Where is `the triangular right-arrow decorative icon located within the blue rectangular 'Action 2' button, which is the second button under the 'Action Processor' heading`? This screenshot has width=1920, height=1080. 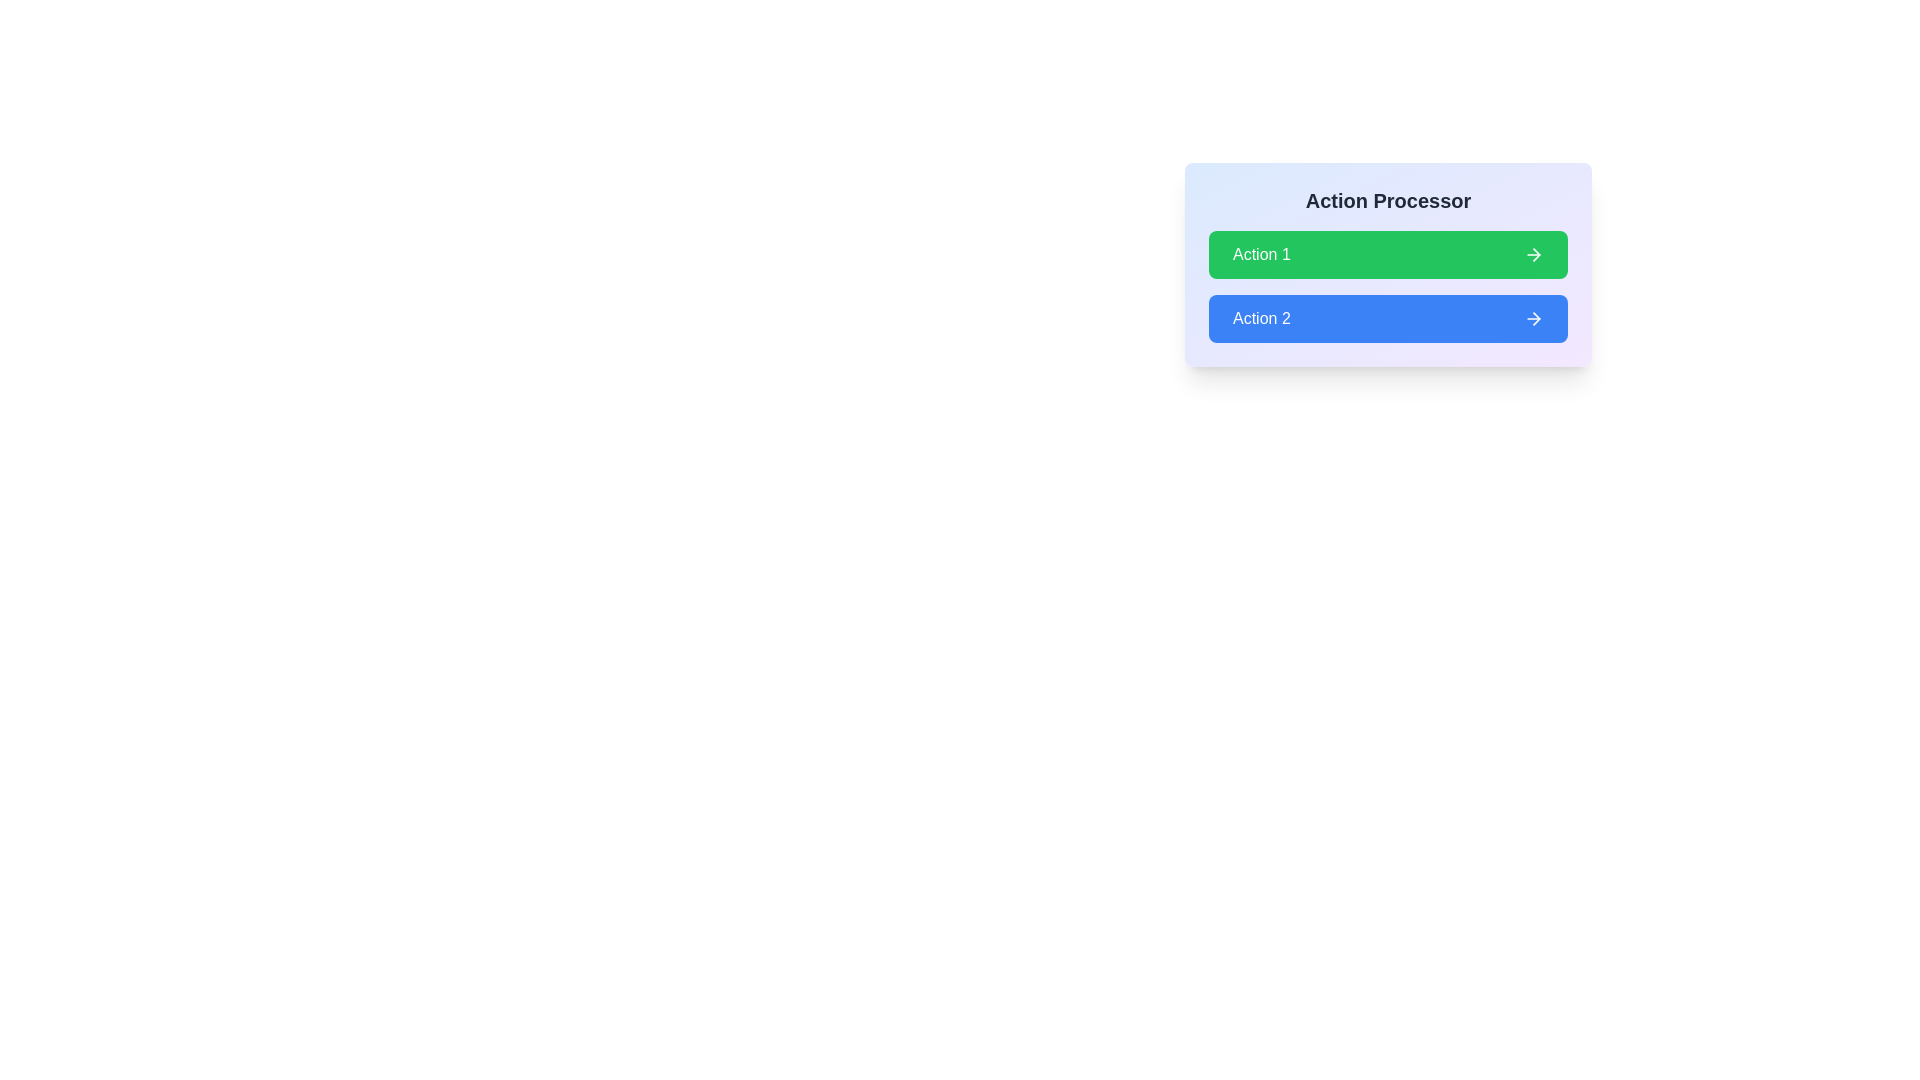 the triangular right-arrow decorative icon located within the blue rectangular 'Action 2' button, which is the second button under the 'Action Processor' heading is located at coordinates (1535, 318).